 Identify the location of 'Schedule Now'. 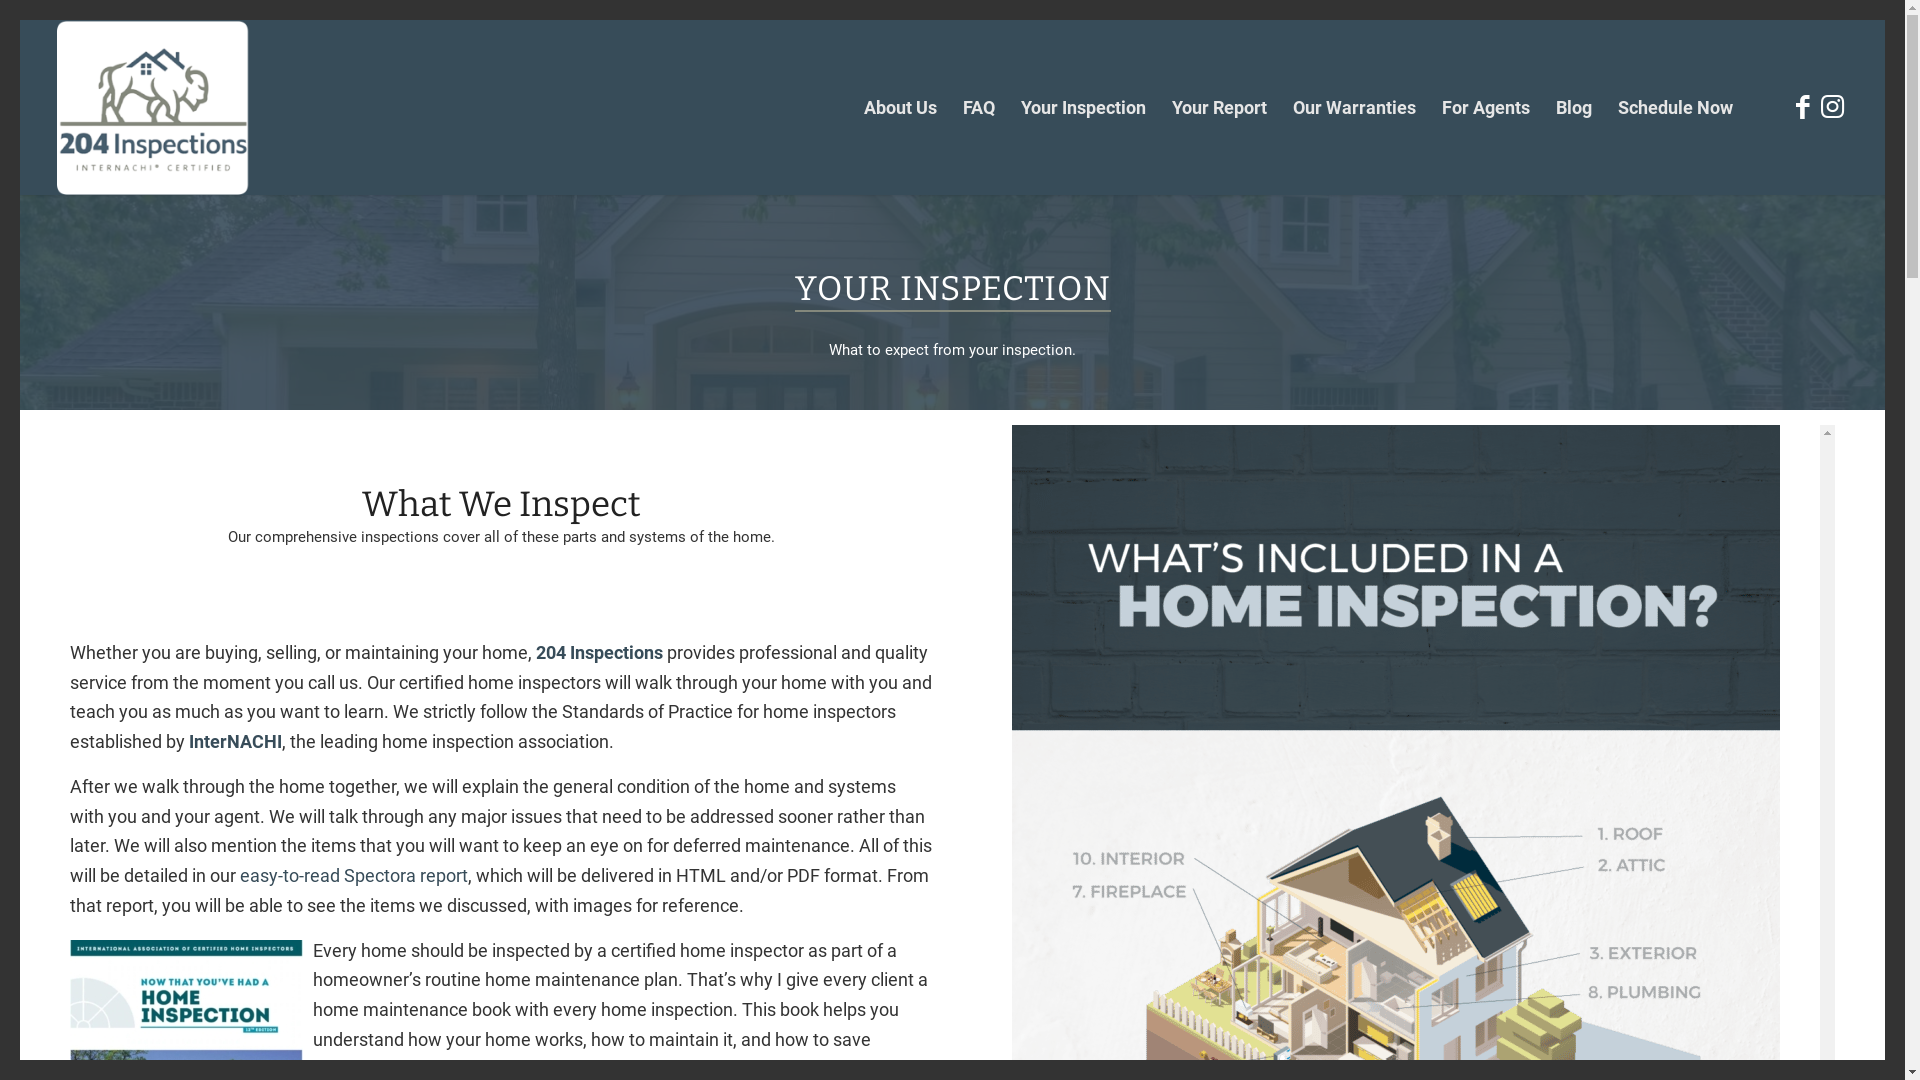
(1604, 107).